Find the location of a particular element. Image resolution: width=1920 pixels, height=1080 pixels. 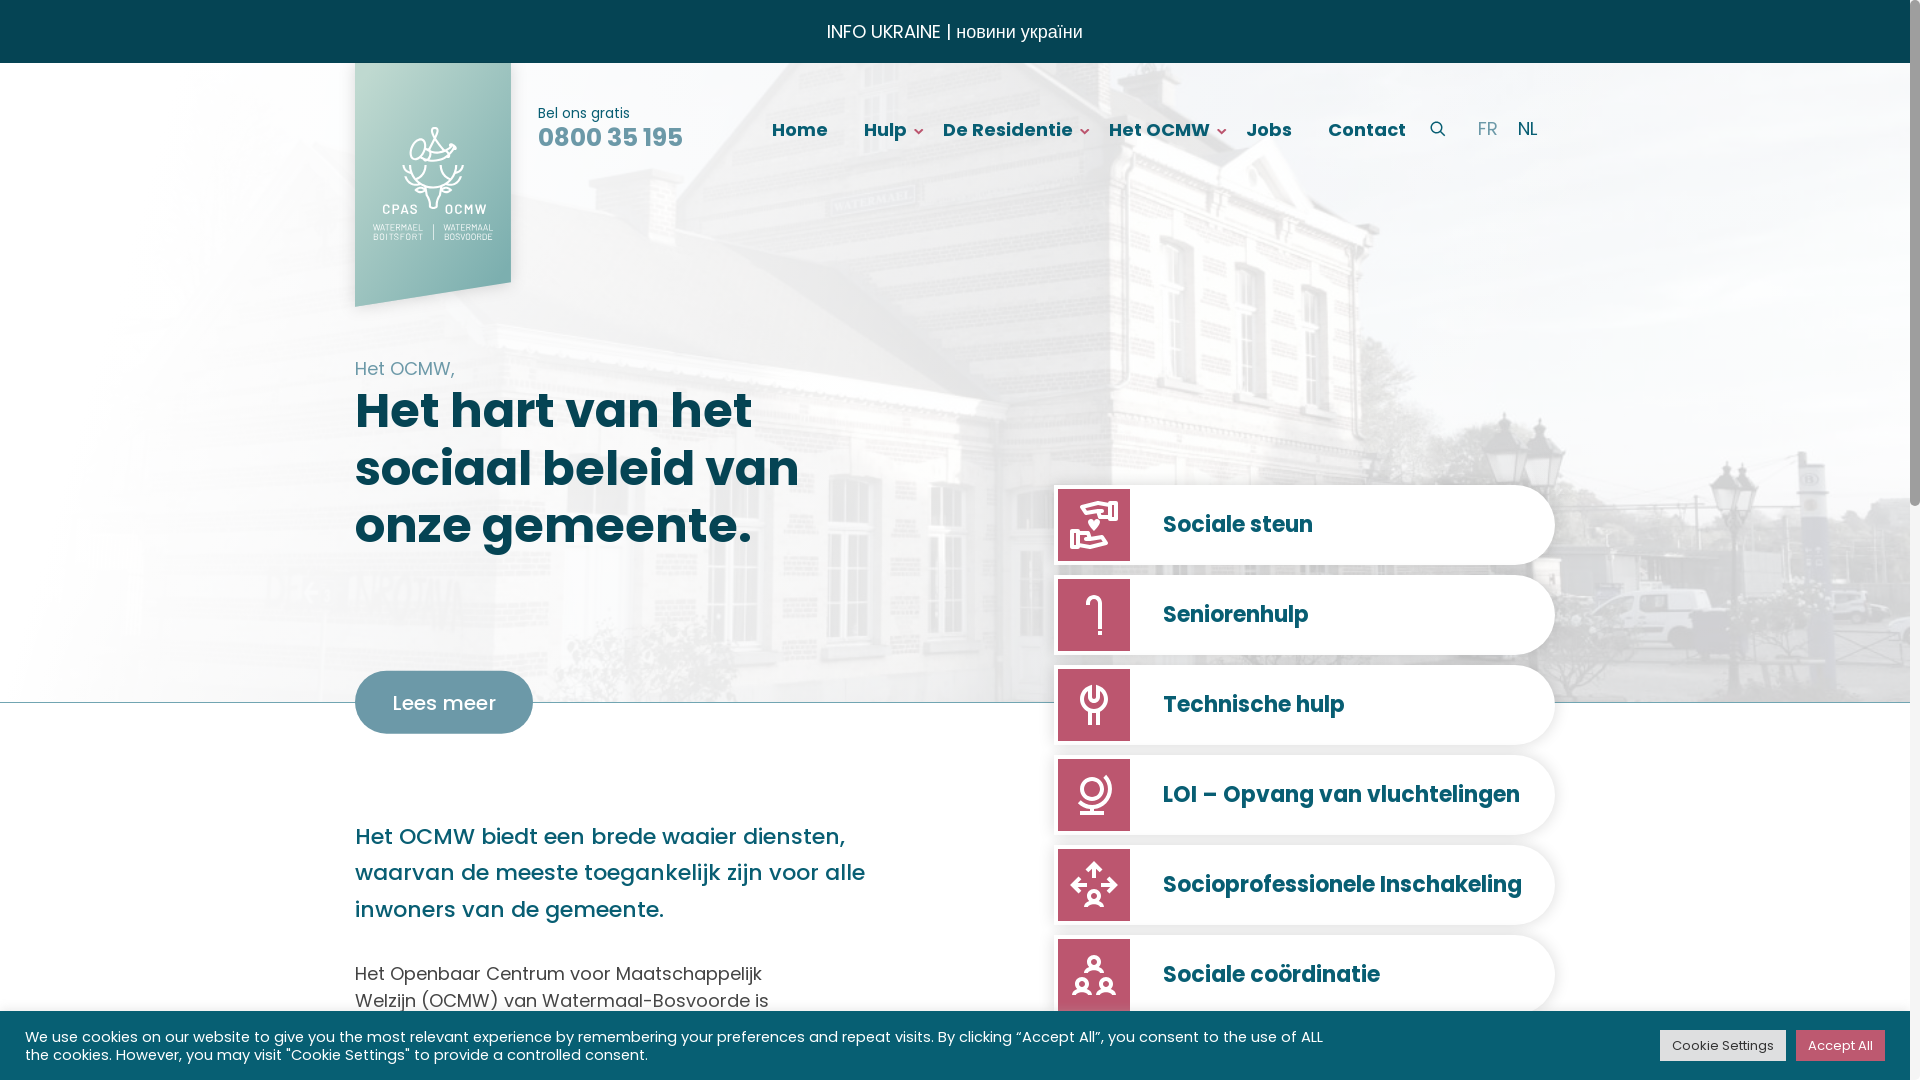

'Home' is located at coordinates (800, 128).